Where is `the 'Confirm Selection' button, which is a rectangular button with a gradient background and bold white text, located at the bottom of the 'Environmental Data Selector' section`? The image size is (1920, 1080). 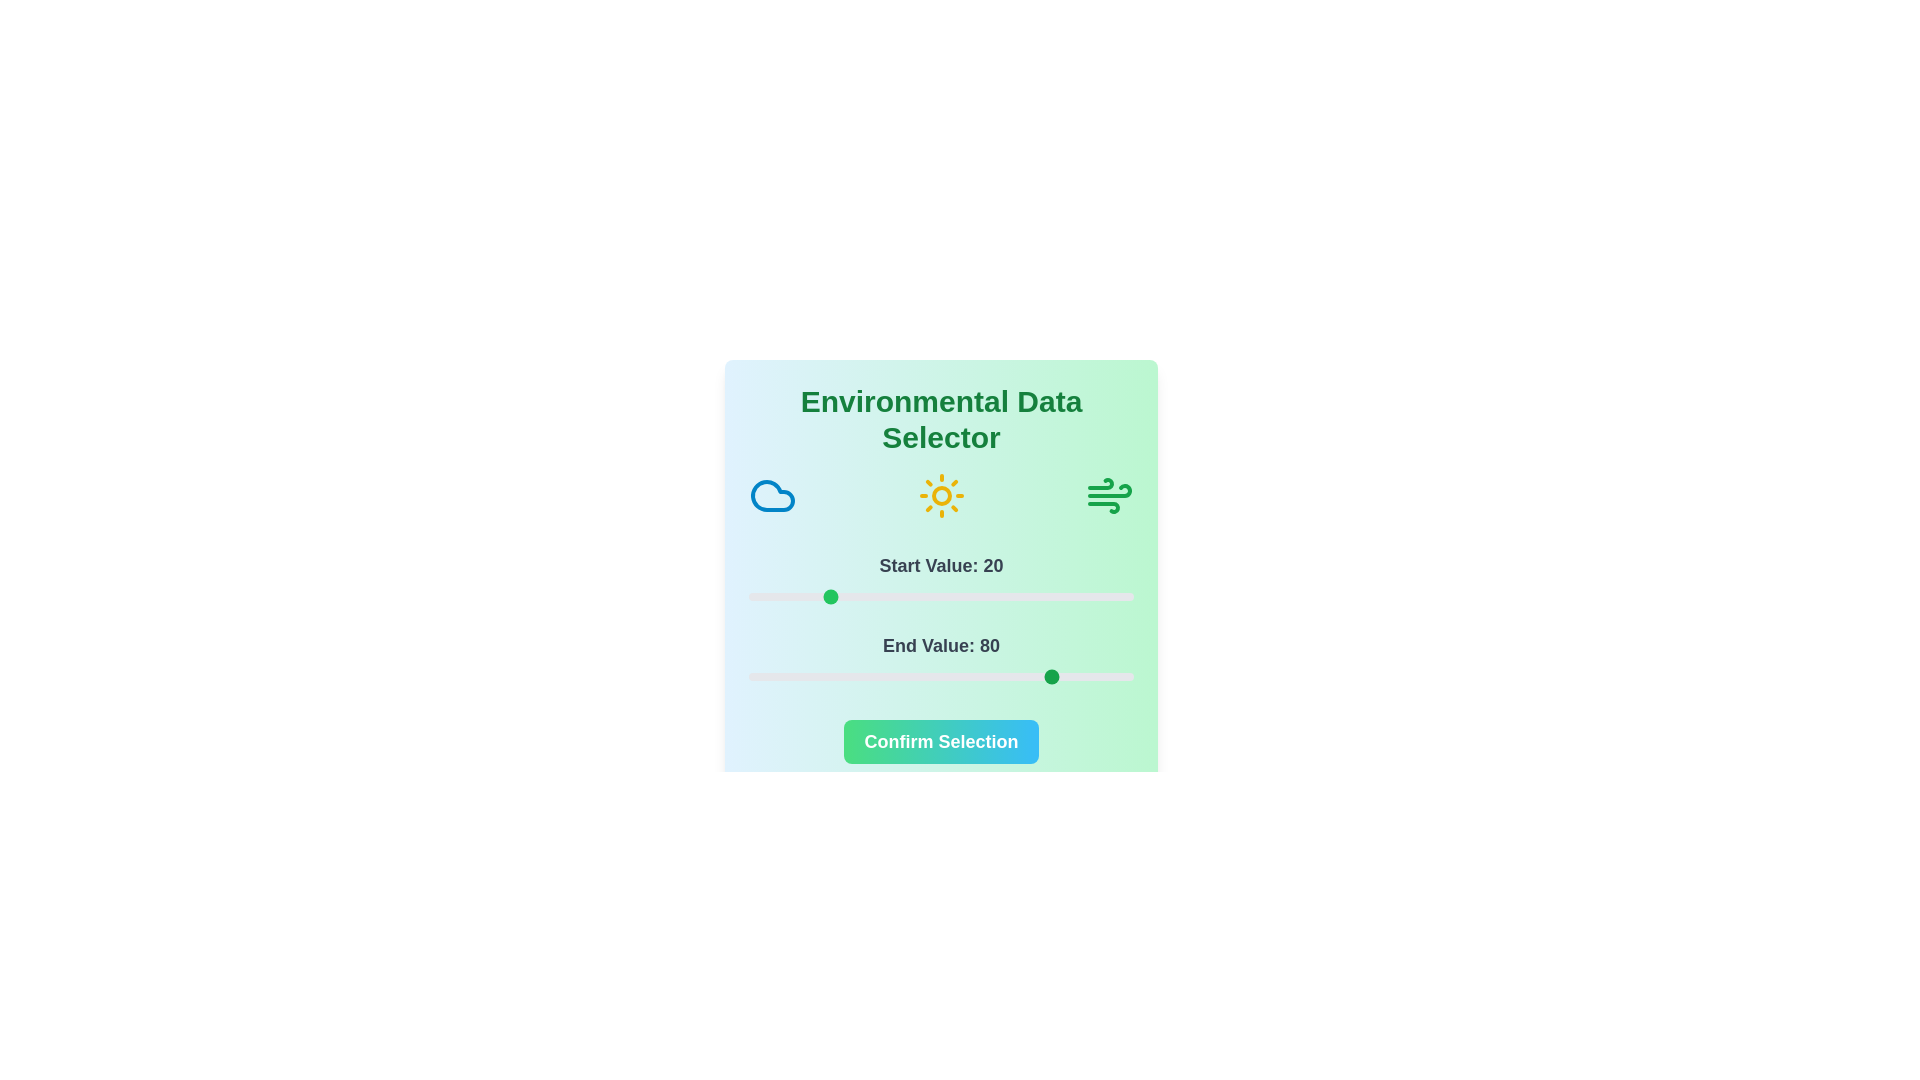 the 'Confirm Selection' button, which is a rectangular button with a gradient background and bold white text, located at the bottom of the 'Environmental Data Selector' section is located at coordinates (940, 741).